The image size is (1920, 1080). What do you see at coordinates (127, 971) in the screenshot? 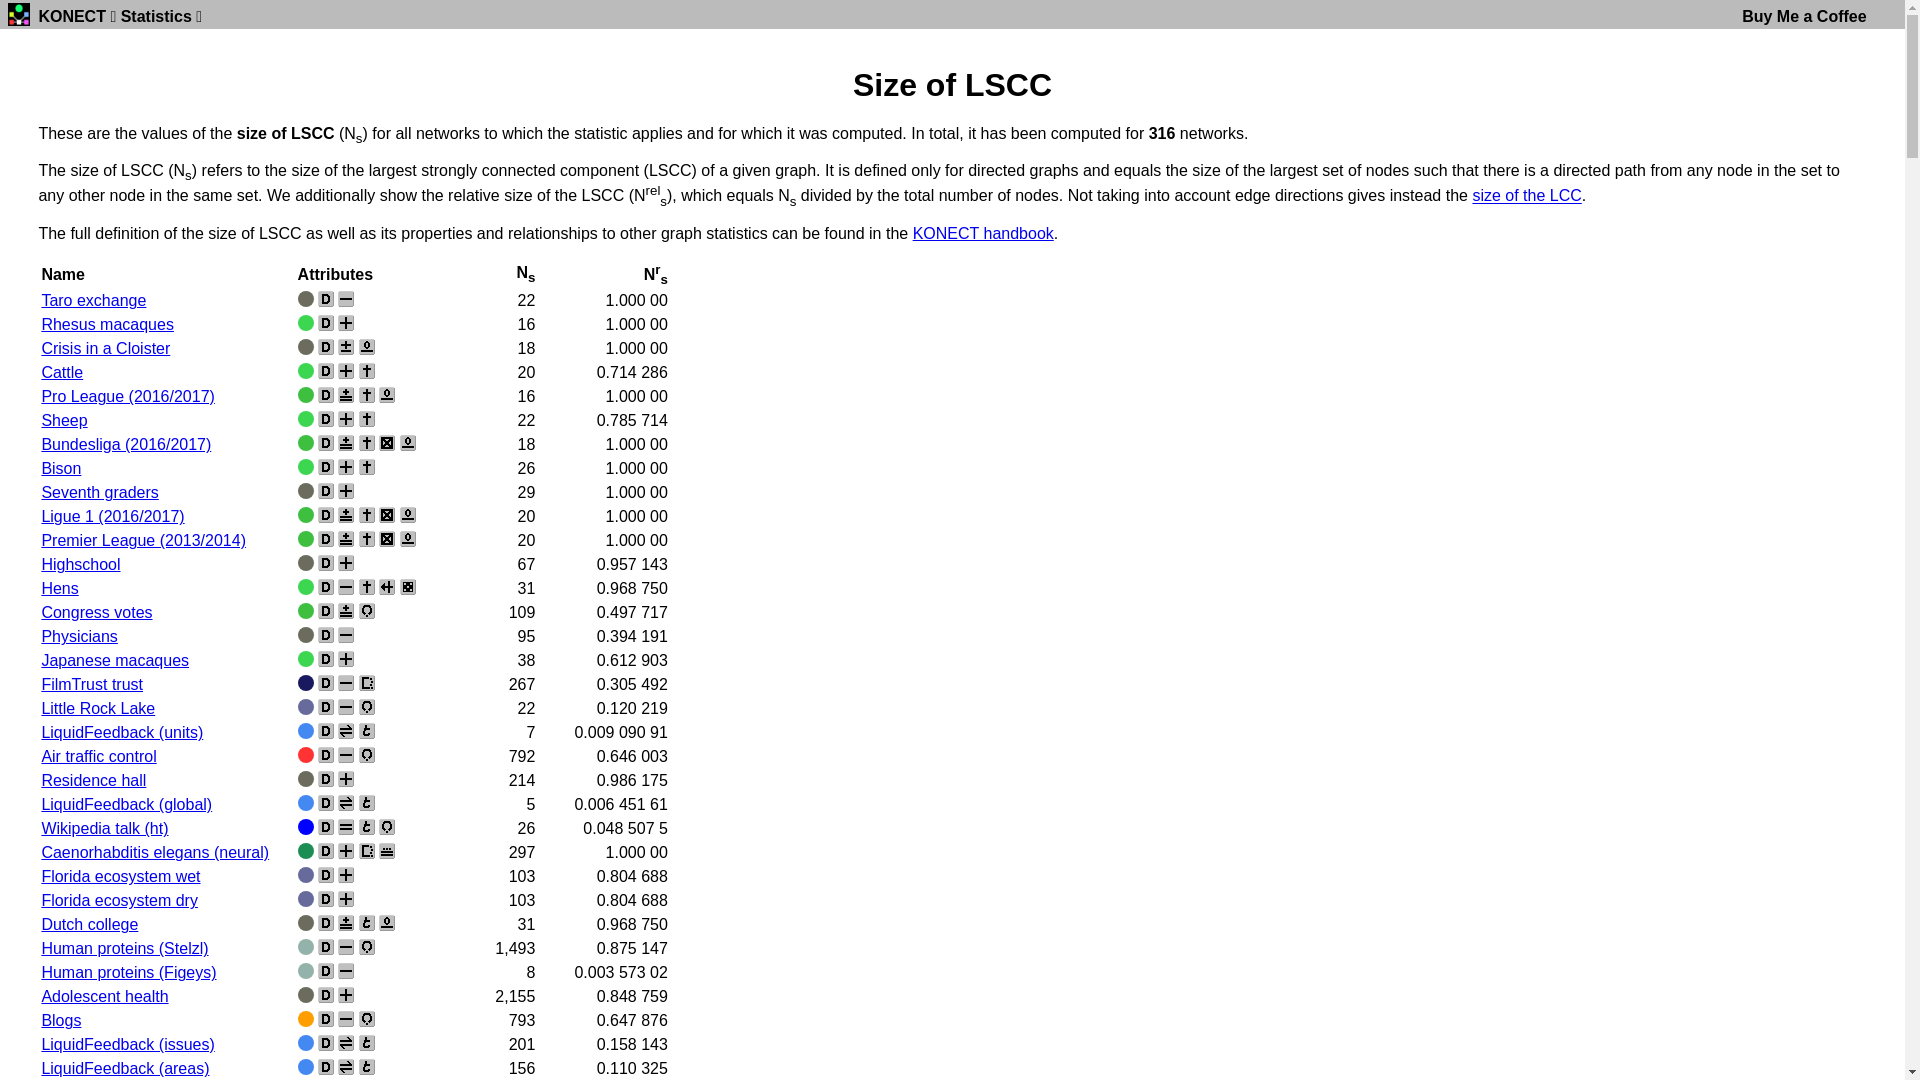
I see `'Human proteins (Figeys)'` at bounding box center [127, 971].